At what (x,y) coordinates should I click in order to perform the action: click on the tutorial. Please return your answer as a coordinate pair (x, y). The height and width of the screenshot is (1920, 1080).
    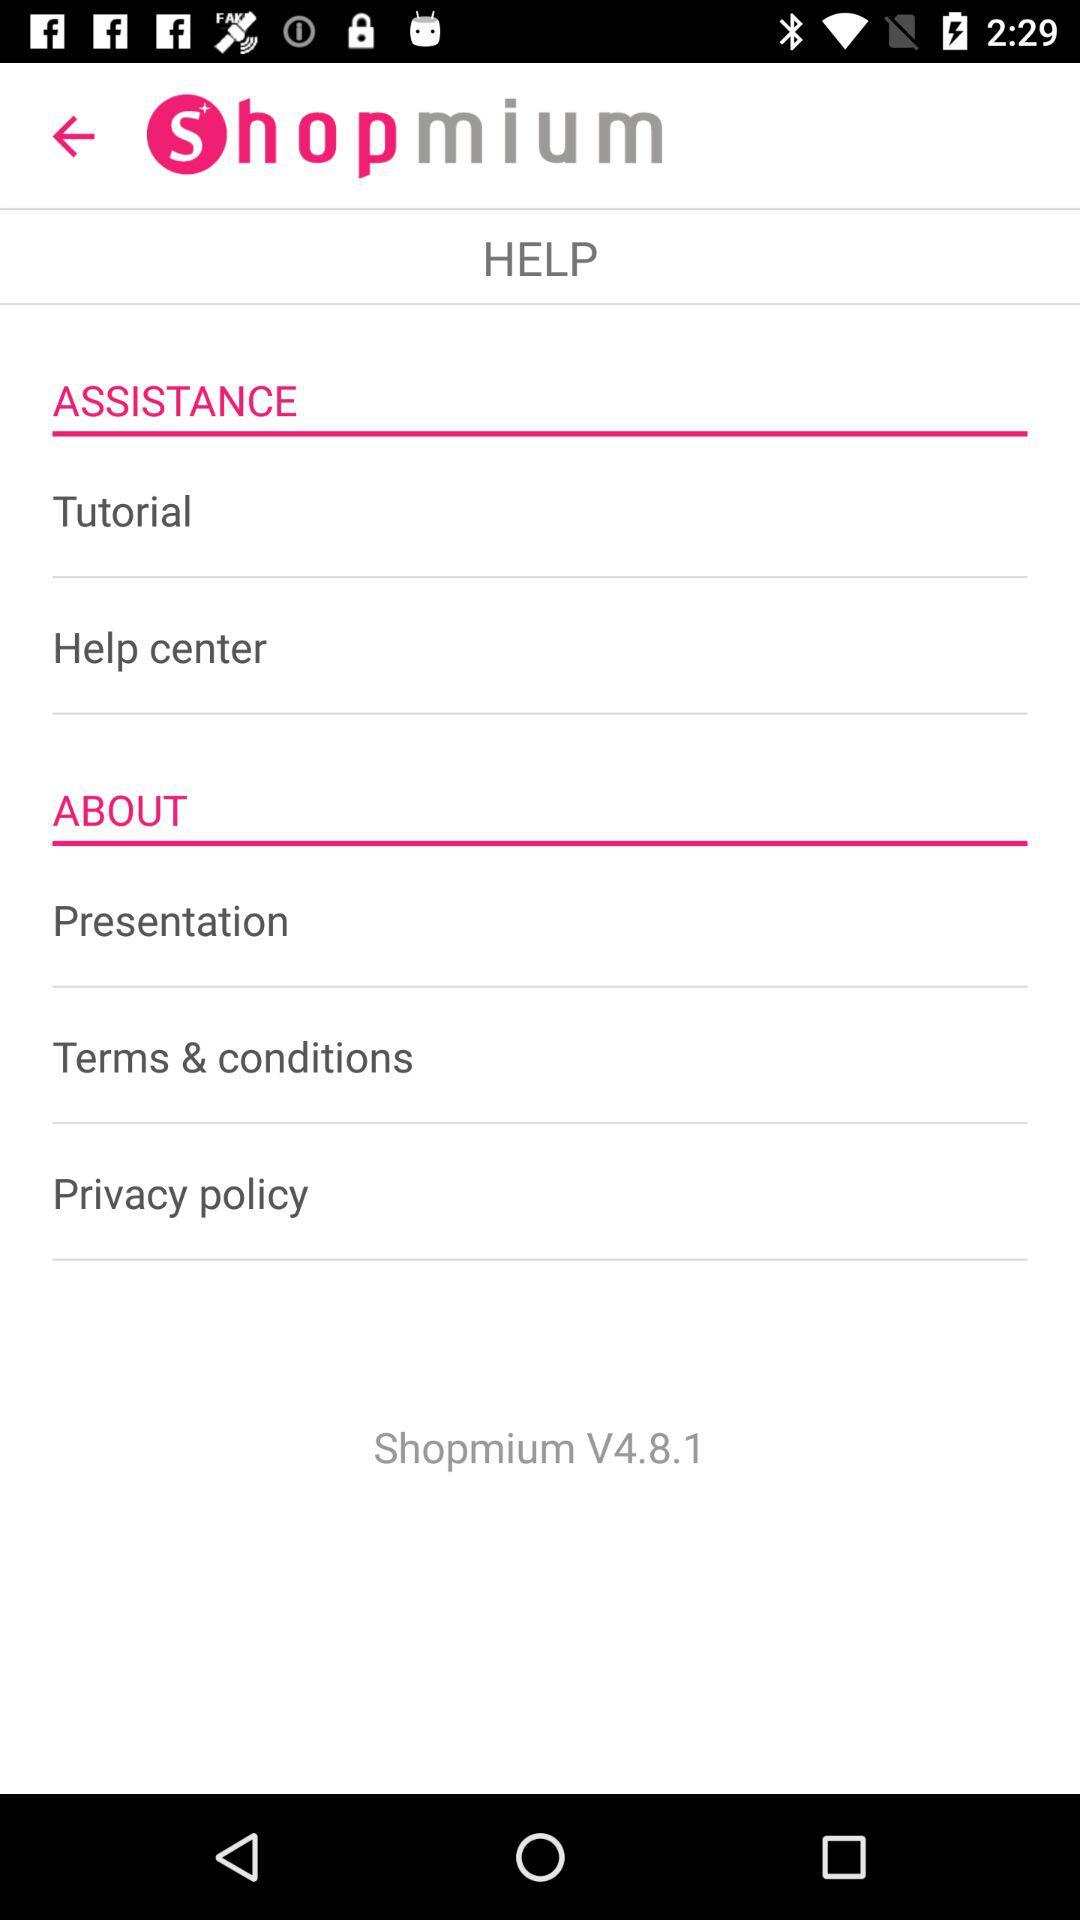
    Looking at the image, I should click on (540, 509).